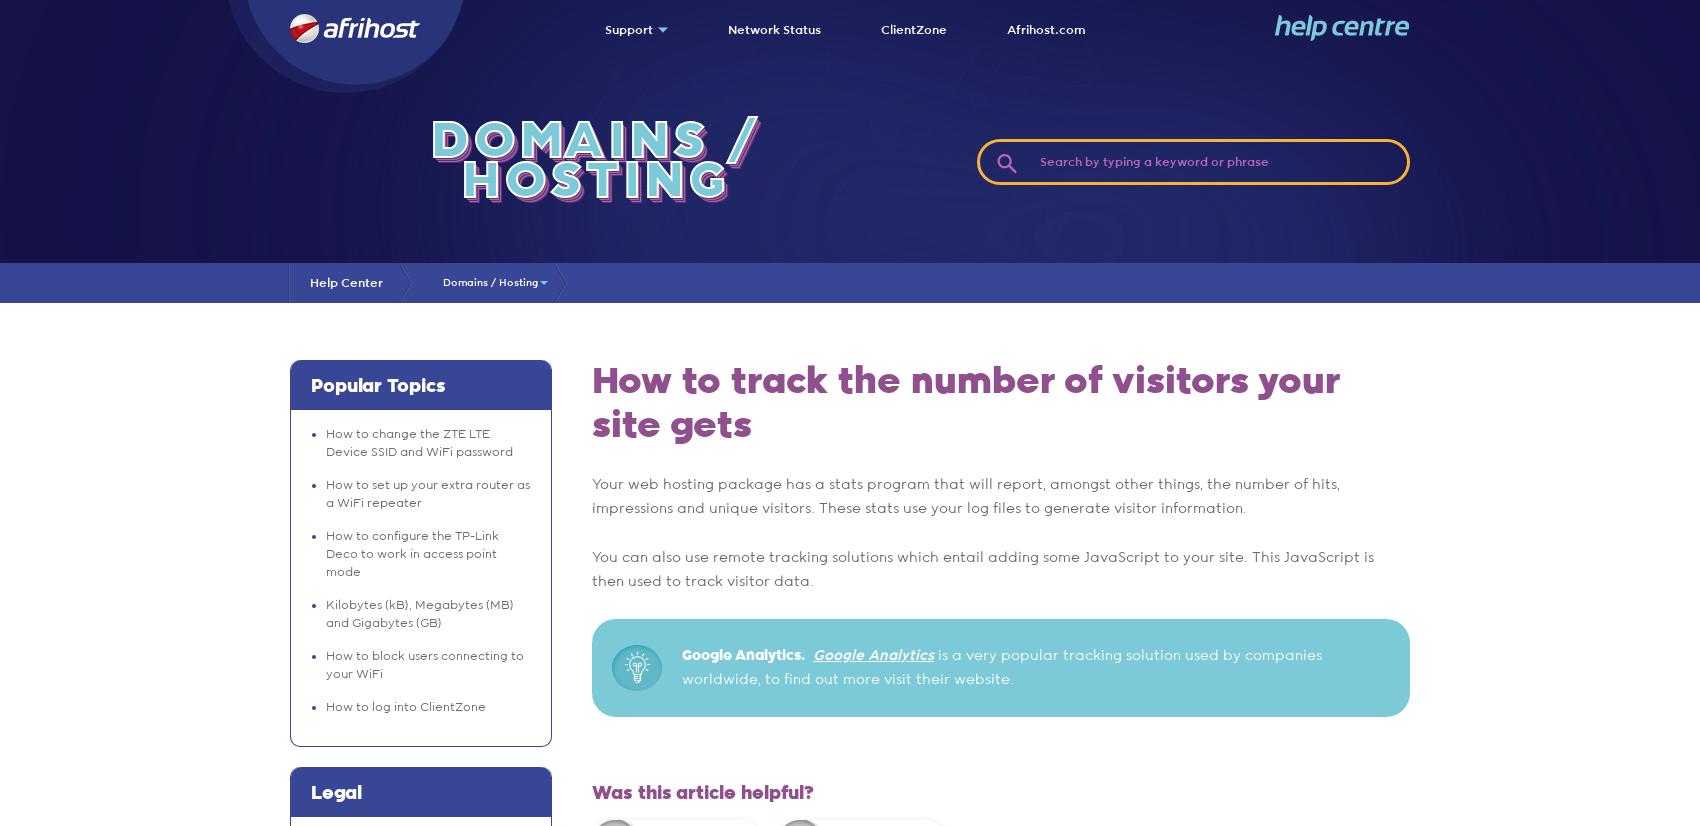 This screenshot has height=826, width=1700. I want to click on 'Submit a Ticket', so click(714, 386).